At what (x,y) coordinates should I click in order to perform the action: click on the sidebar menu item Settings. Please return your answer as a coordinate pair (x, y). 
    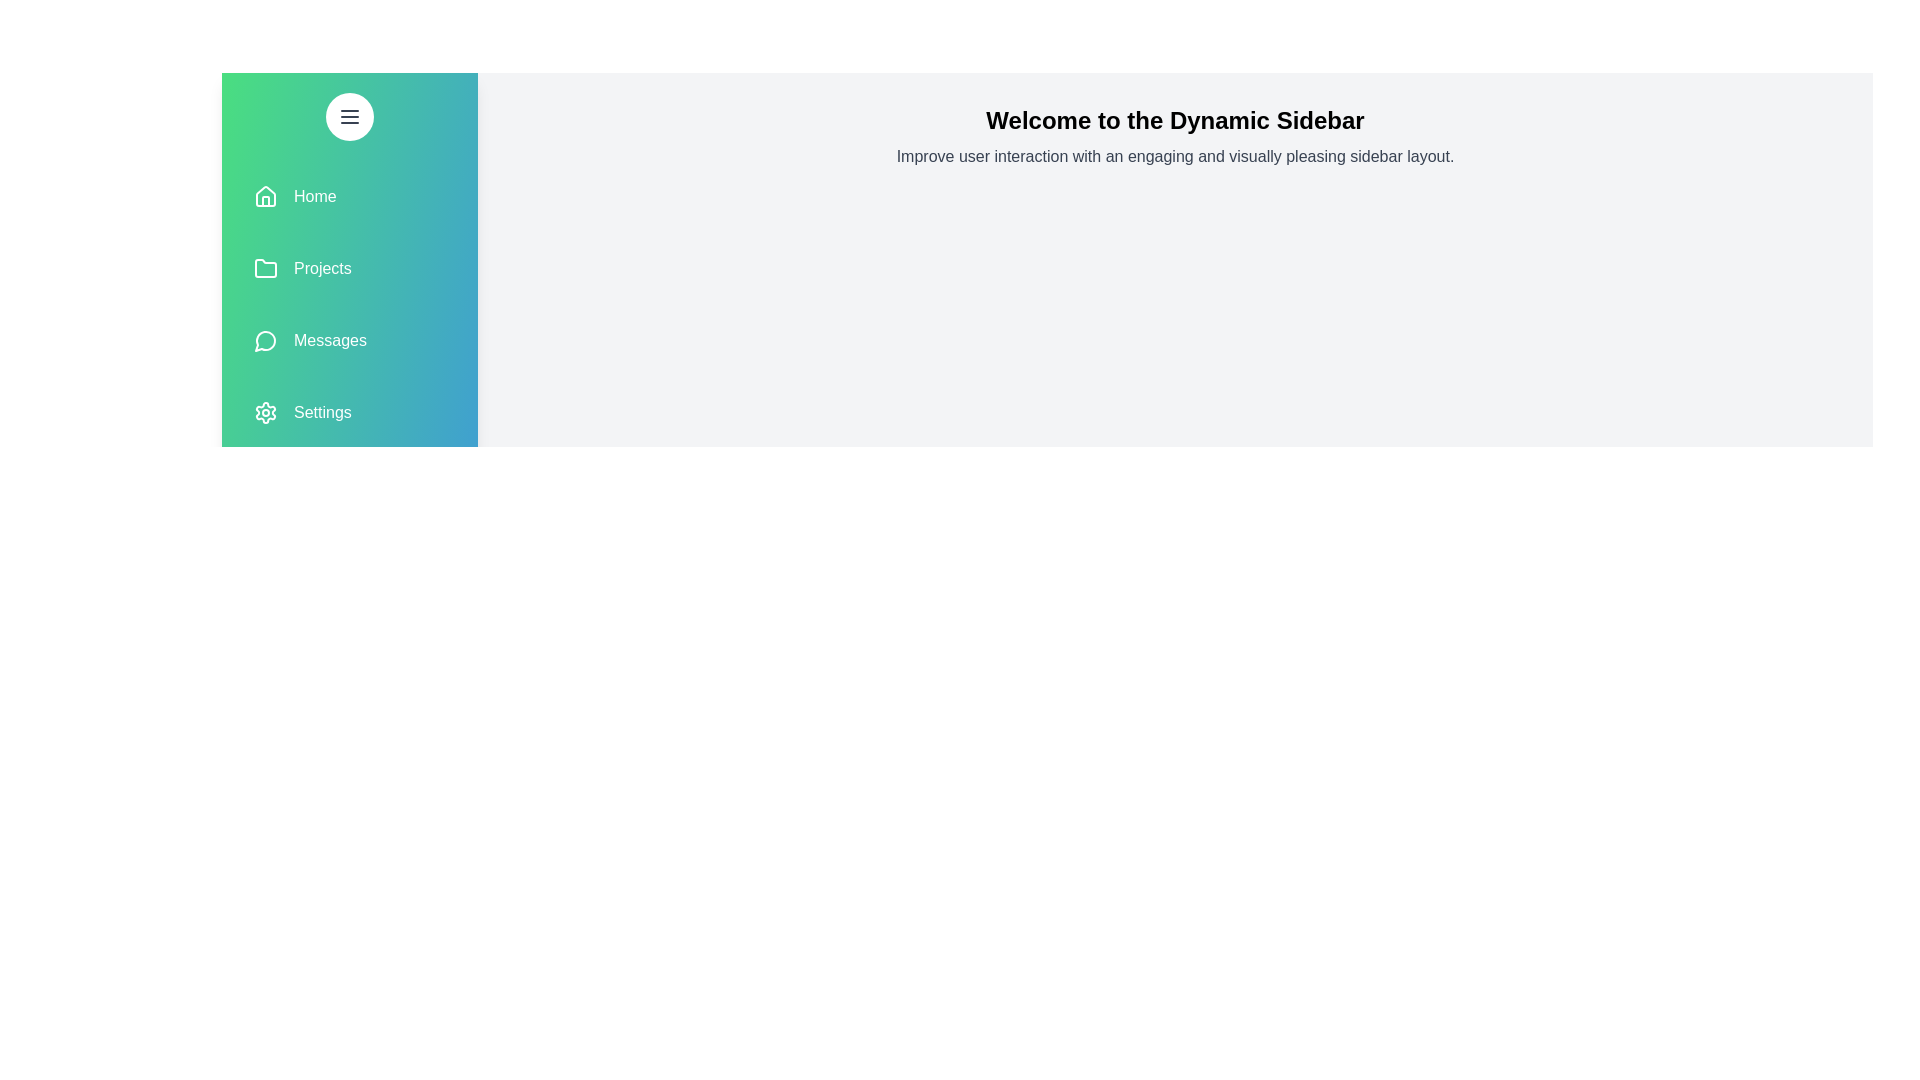
    Looking at the image, I should click on (350, 411).